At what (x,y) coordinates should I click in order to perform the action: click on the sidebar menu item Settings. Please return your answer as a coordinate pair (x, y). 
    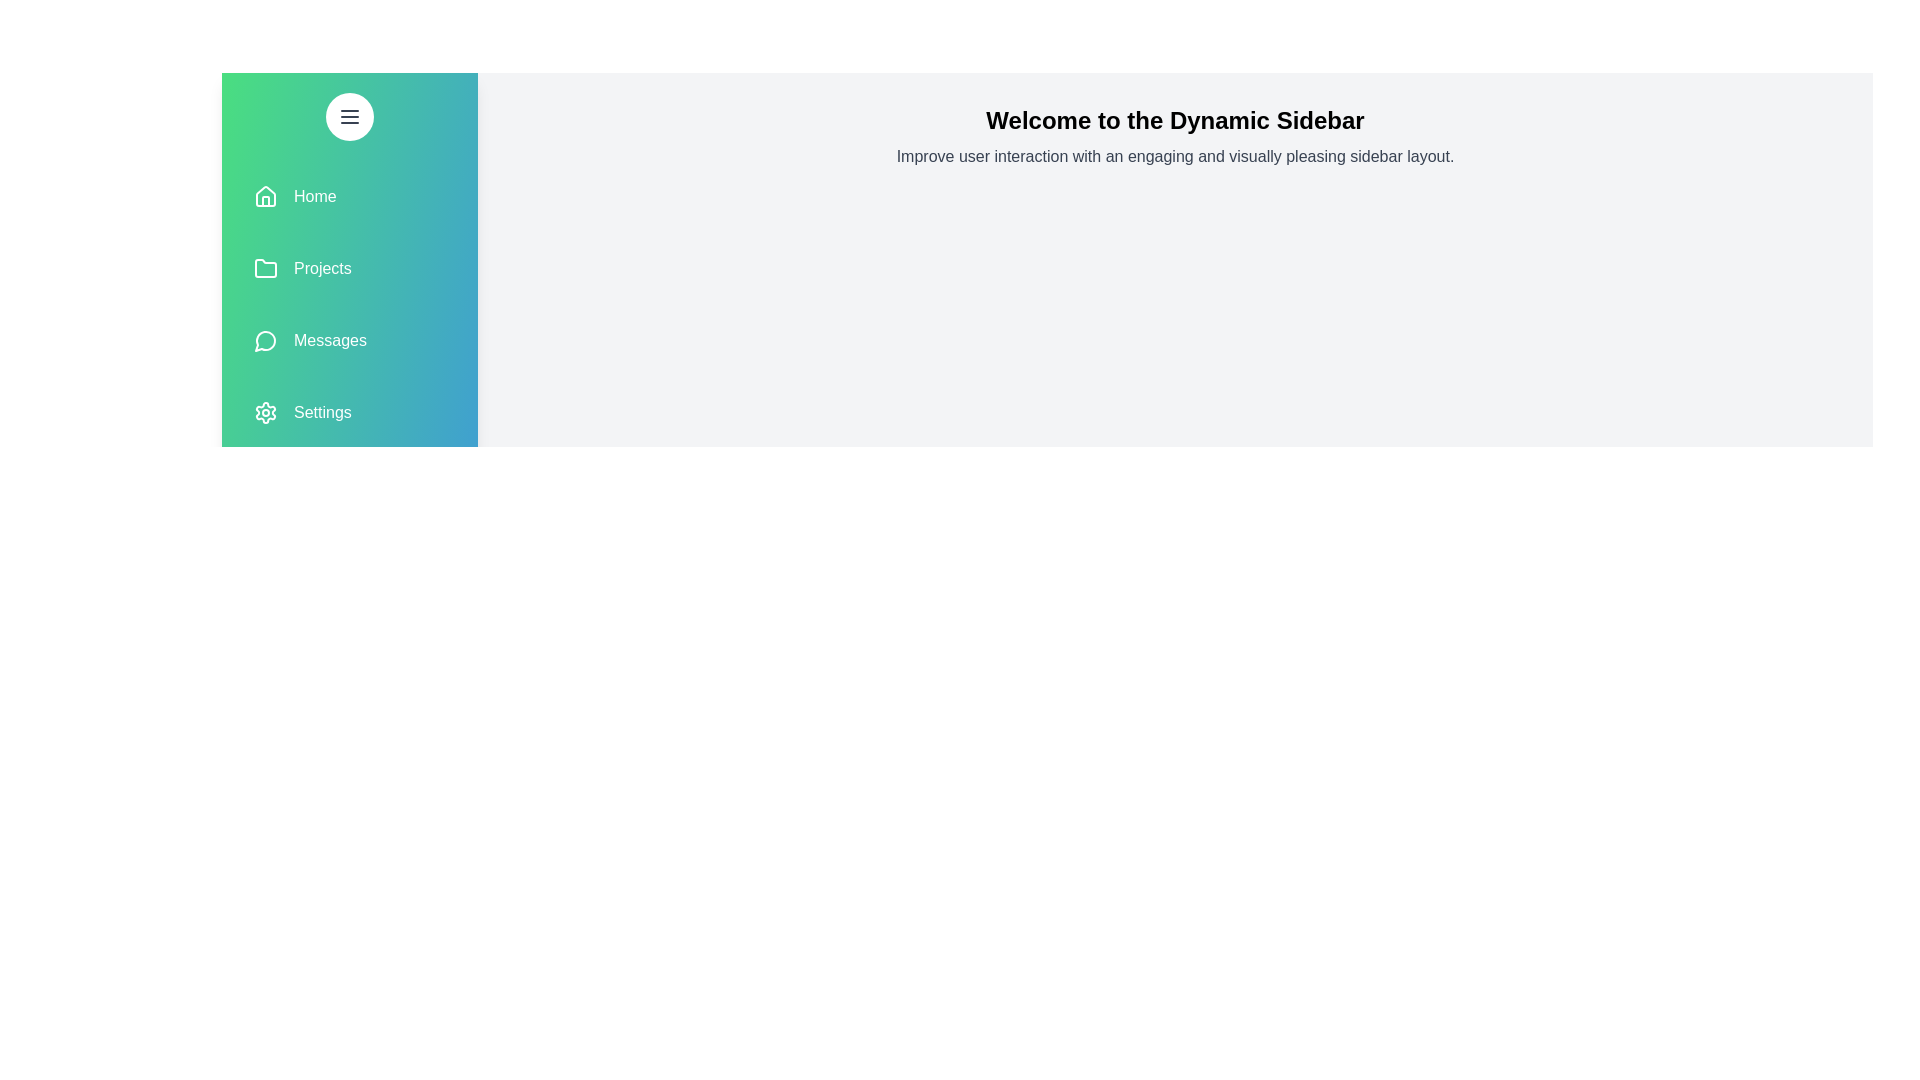
    Looking at the image, I should click on (350, 411).